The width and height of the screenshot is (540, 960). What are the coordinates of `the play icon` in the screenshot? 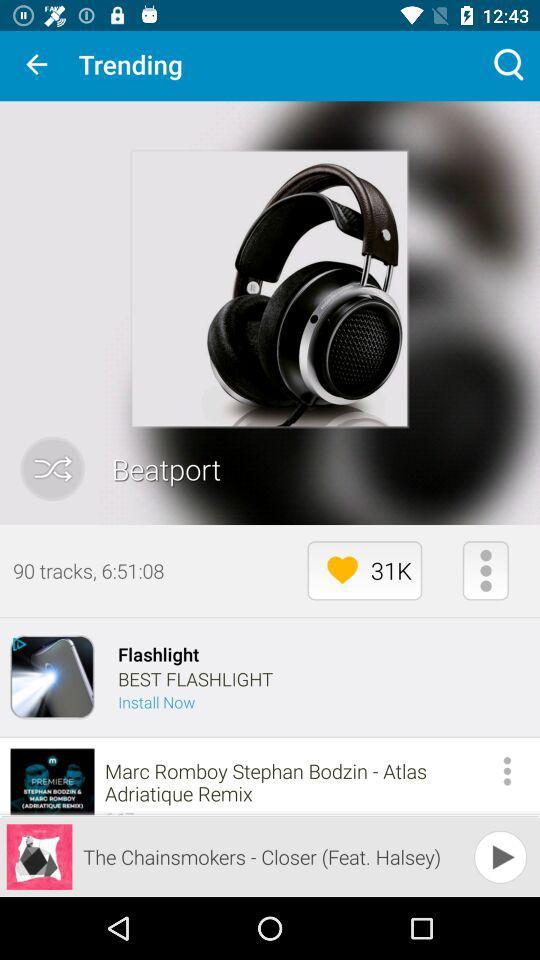 It's located at (499, 856).